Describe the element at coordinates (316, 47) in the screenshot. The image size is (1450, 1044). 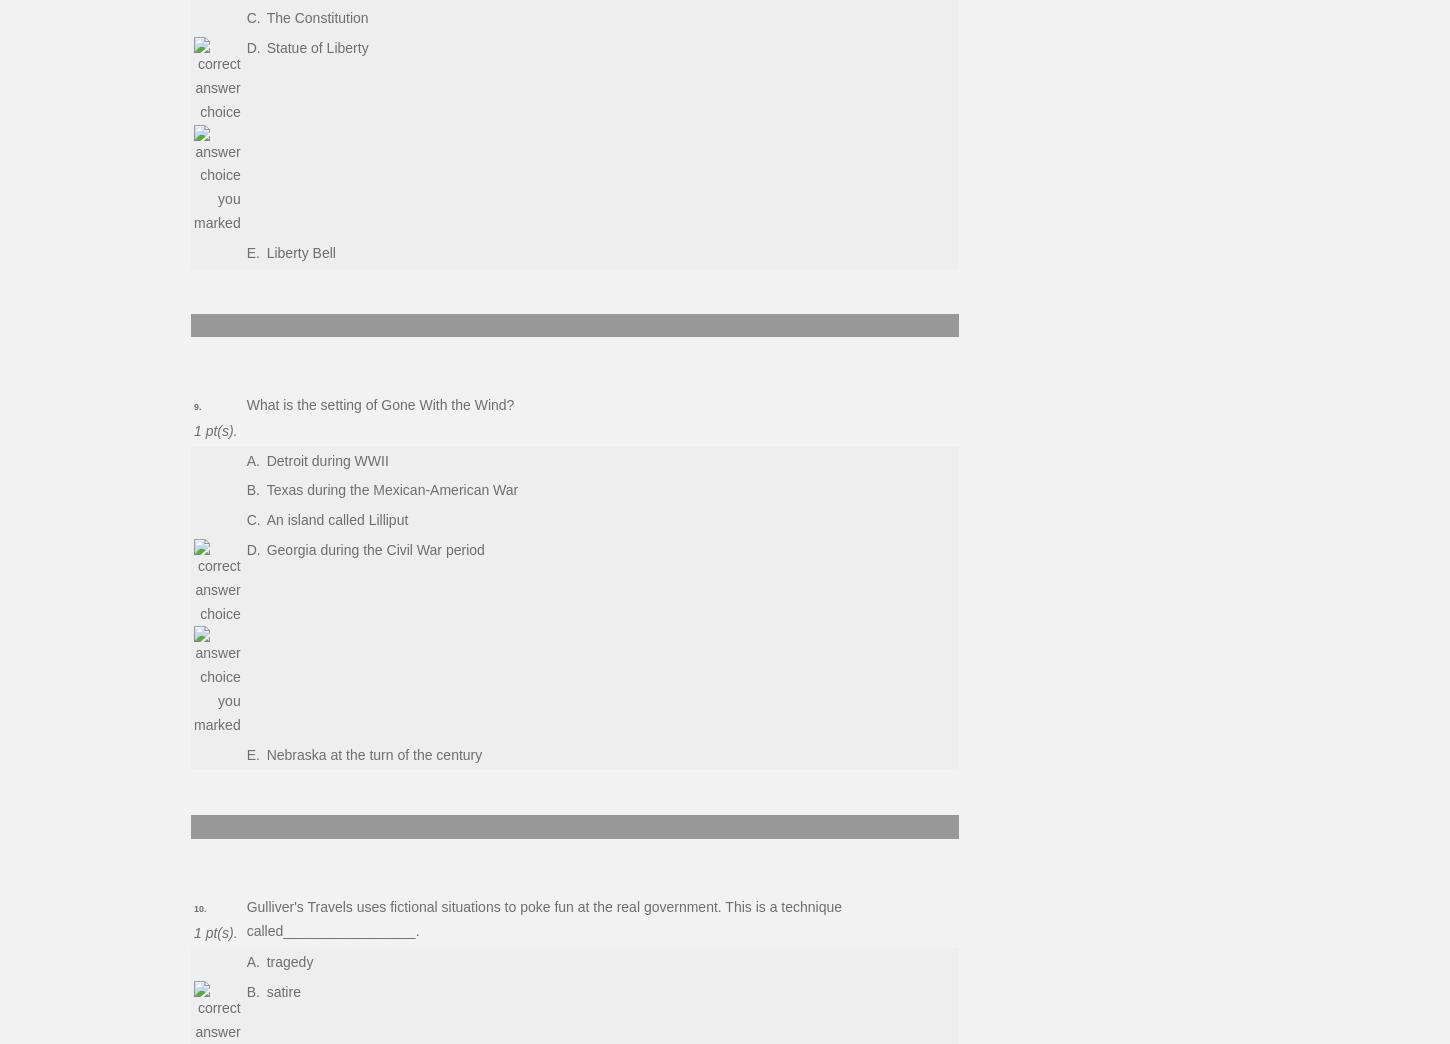
I see `'Statue of Liberty'` at that location.